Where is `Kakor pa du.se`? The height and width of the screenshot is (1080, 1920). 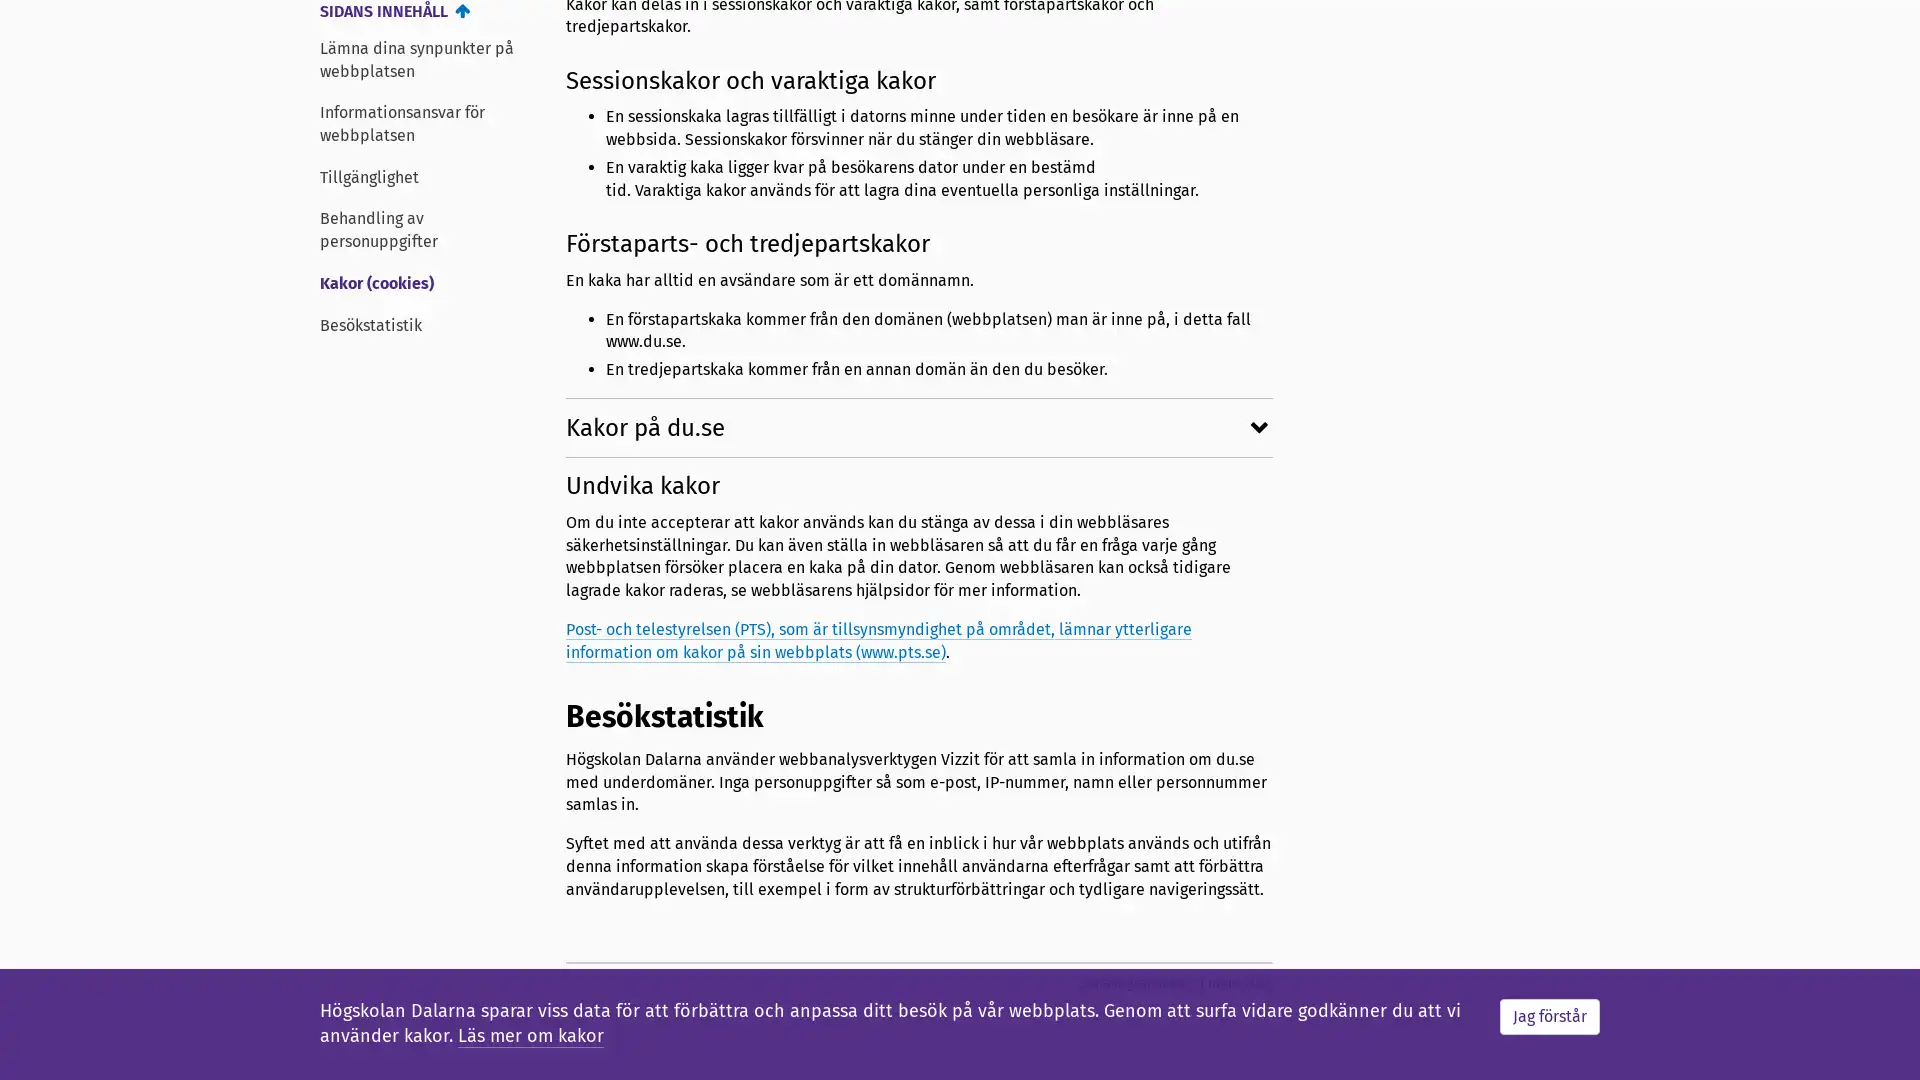
Kakor pa du.se is located at coordinates (917, 426).